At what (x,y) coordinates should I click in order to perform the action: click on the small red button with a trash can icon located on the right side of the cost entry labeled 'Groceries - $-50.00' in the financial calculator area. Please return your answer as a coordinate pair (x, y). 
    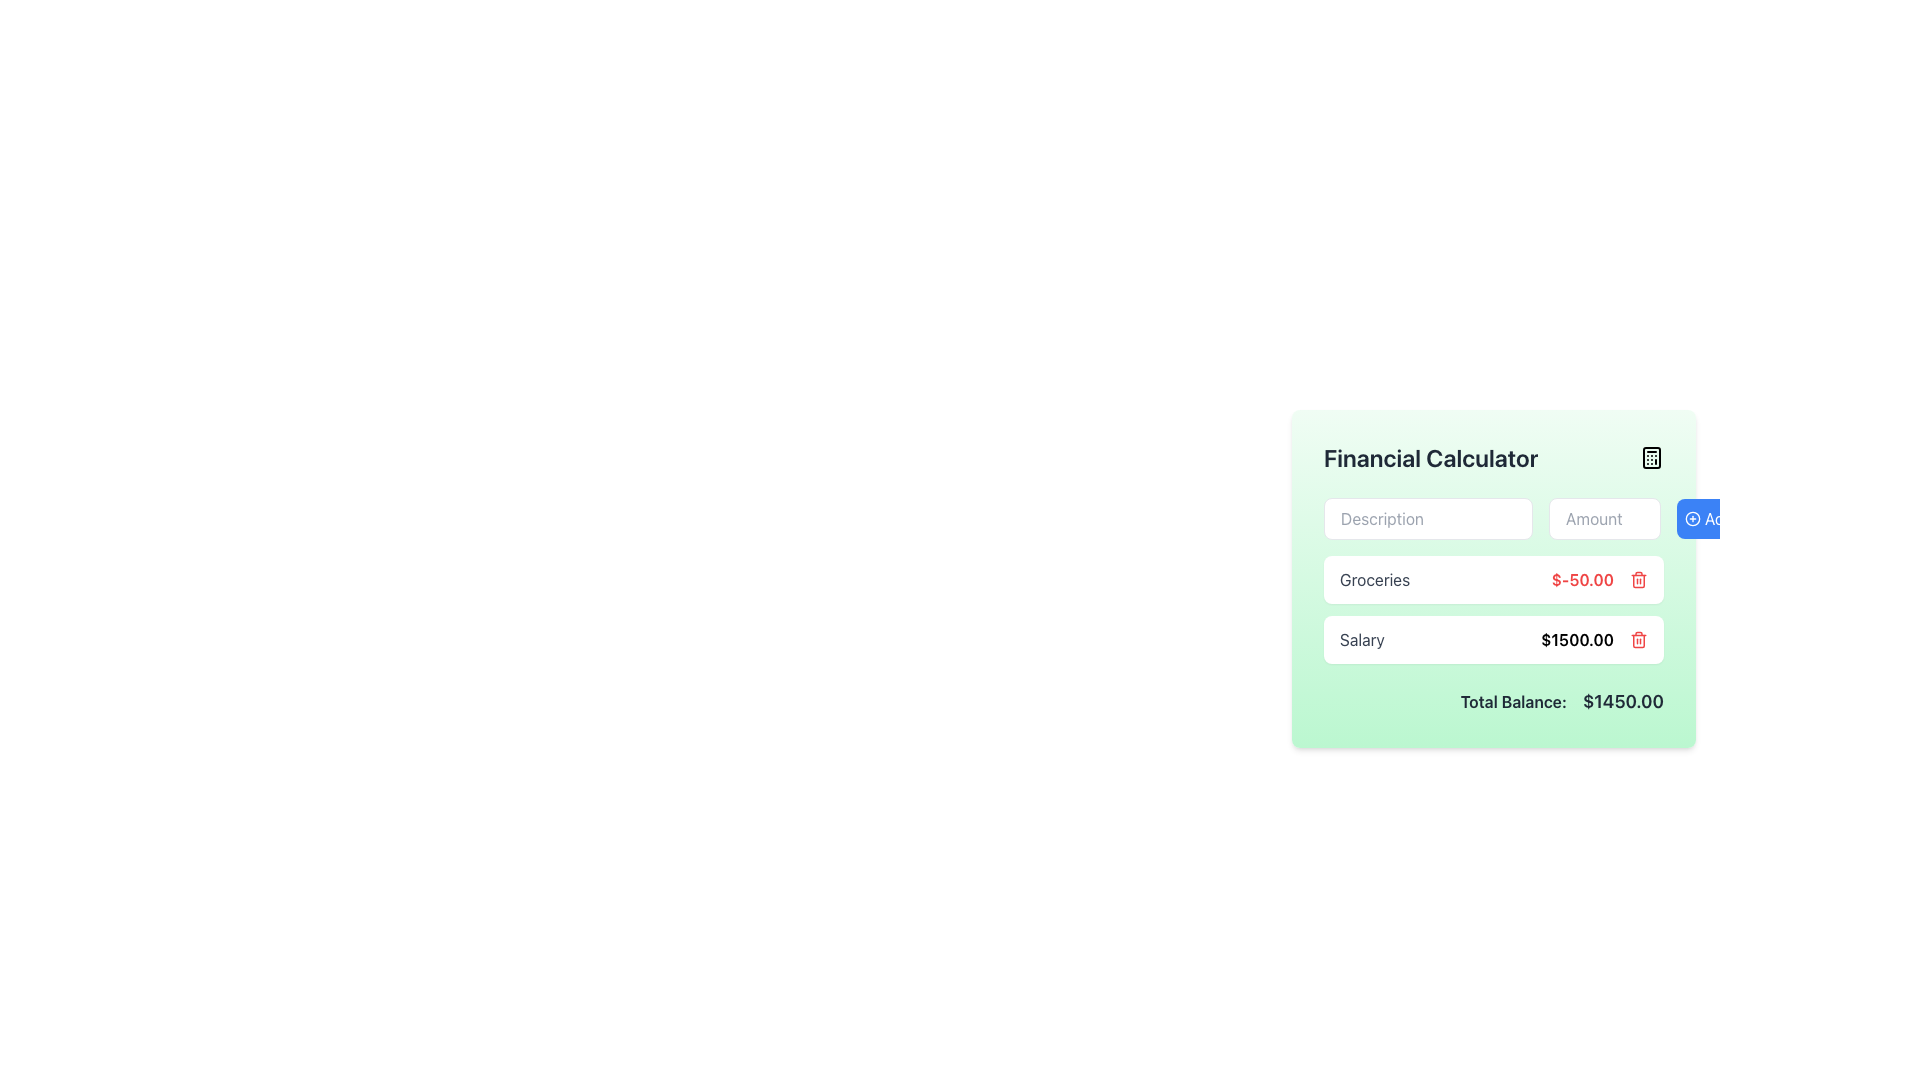
    Looking at the image, I should click on (1638, 579).